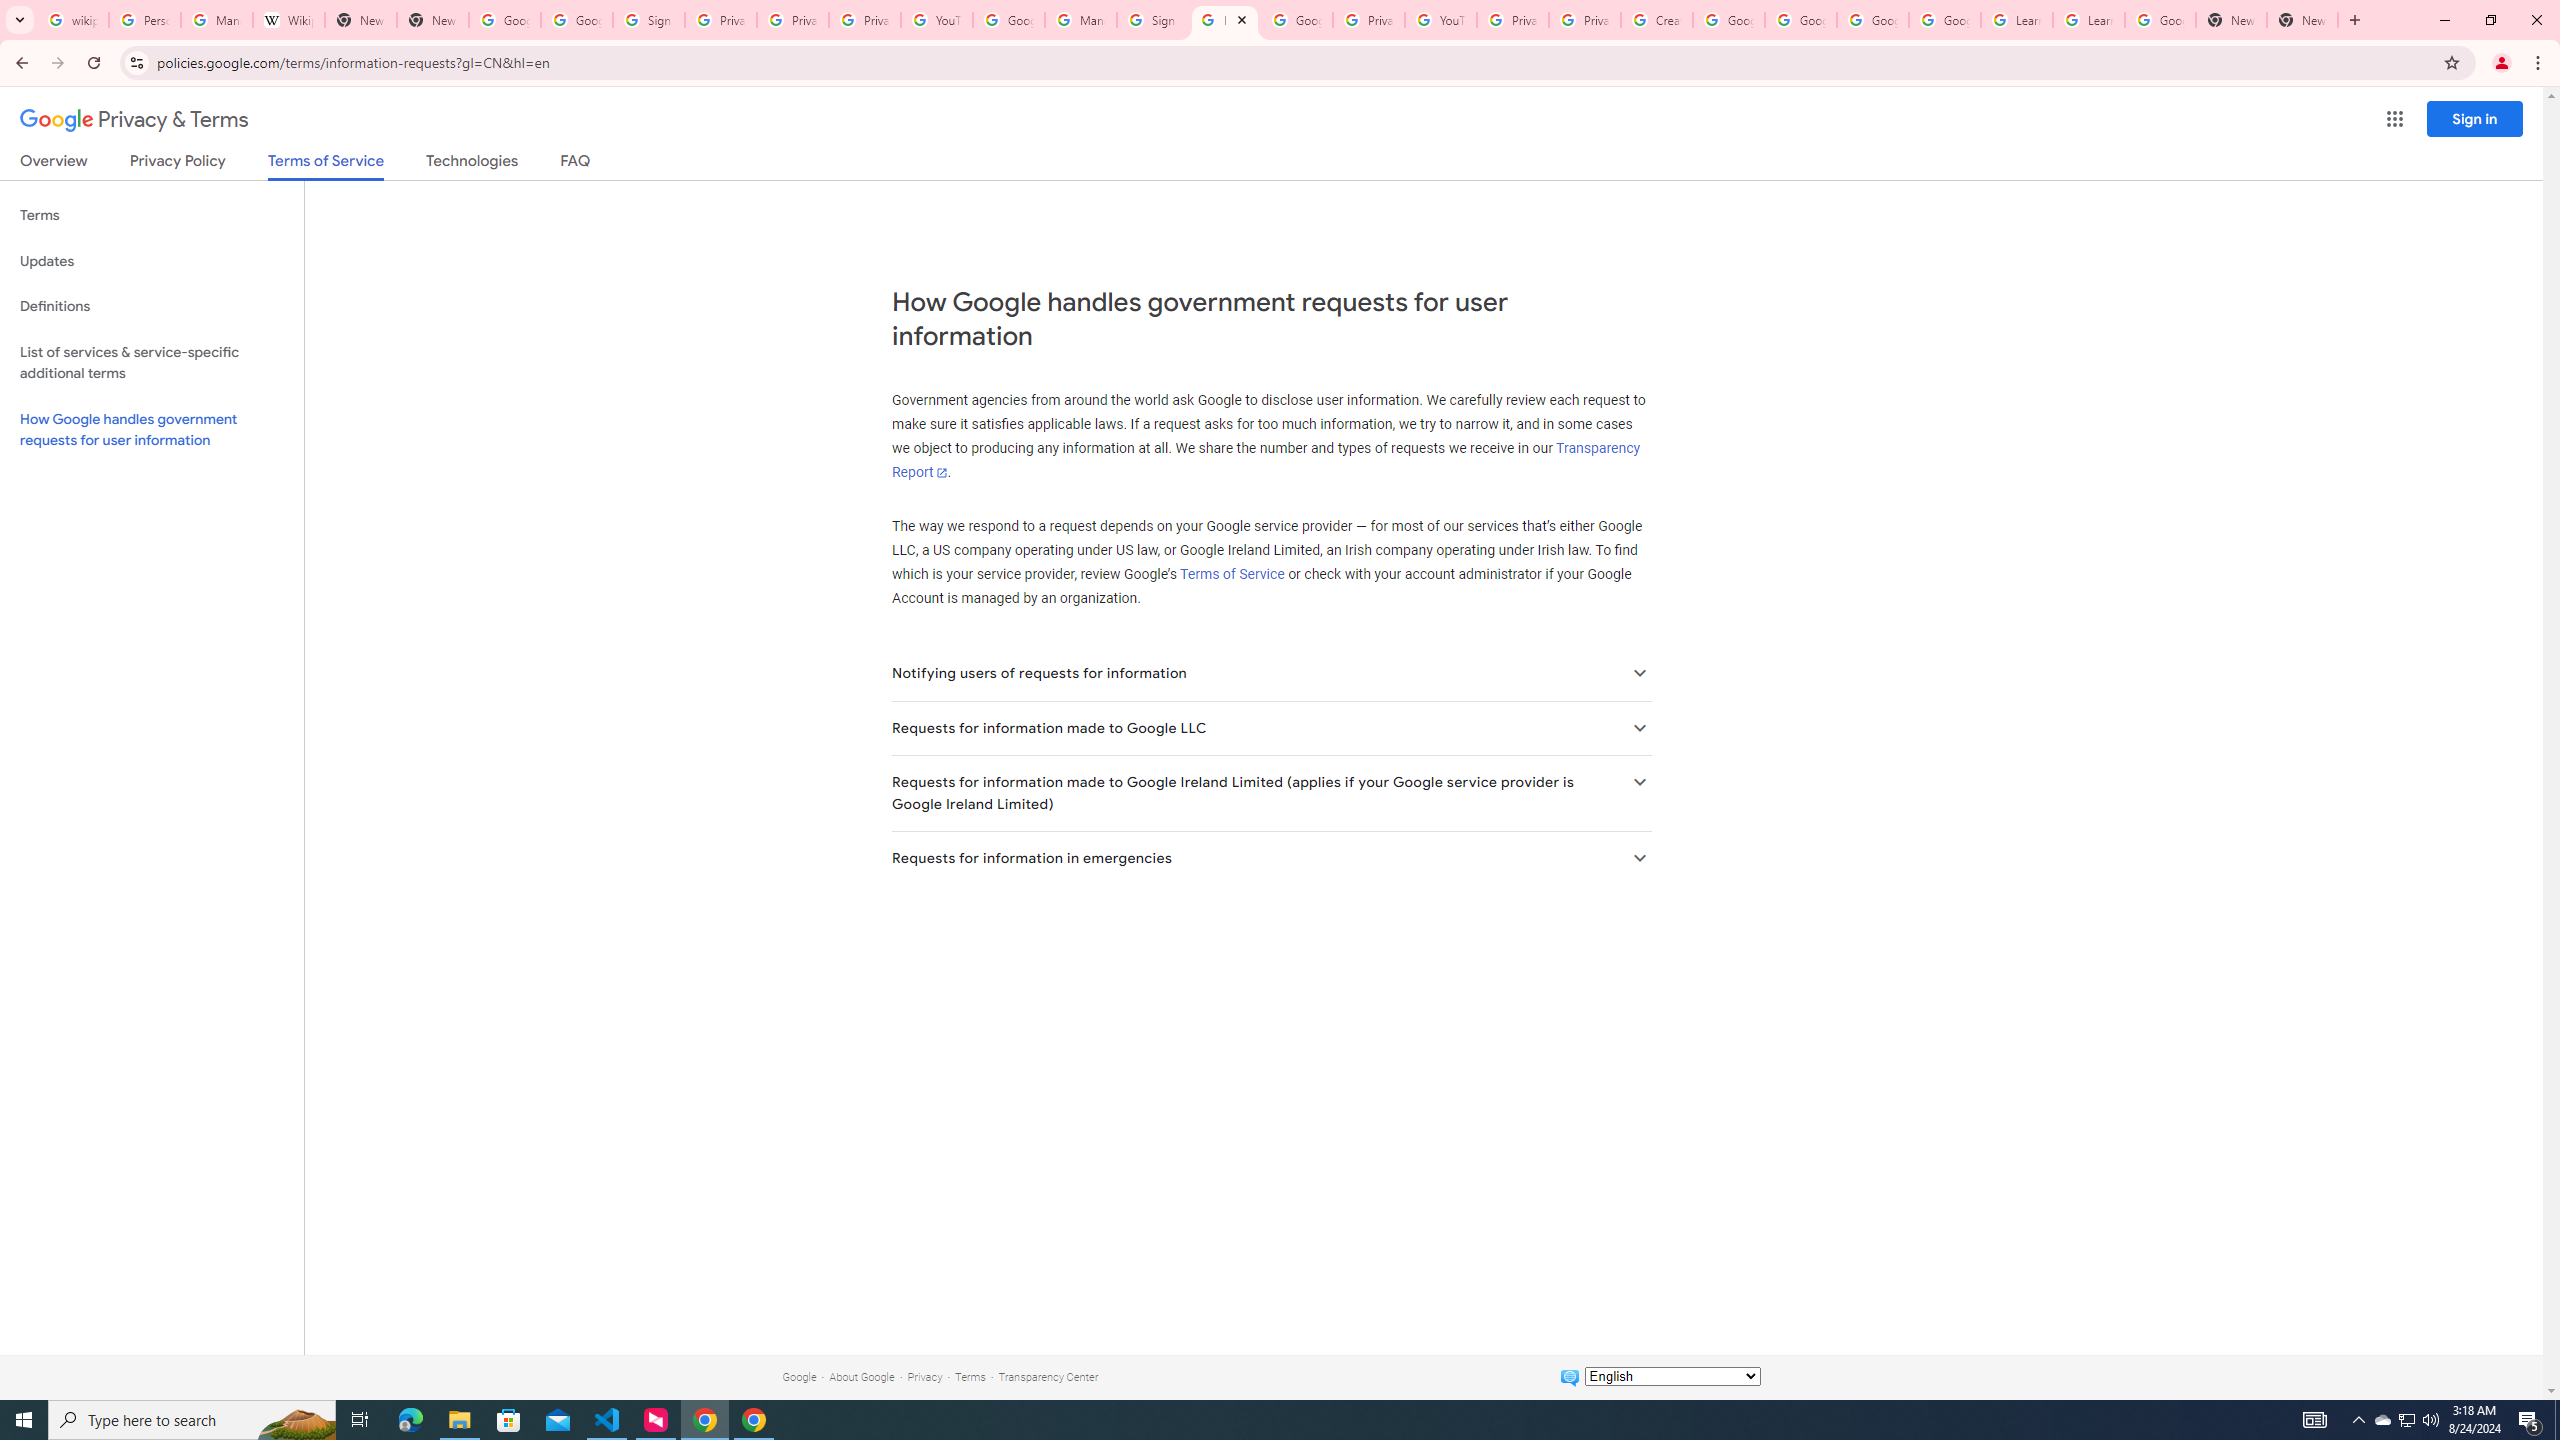 The image size is (2560, 1440). What do you see at coordinates (1871, 19) in the screenshot?
I see `'Google Account Help'` at bounding box center [1871, 19].